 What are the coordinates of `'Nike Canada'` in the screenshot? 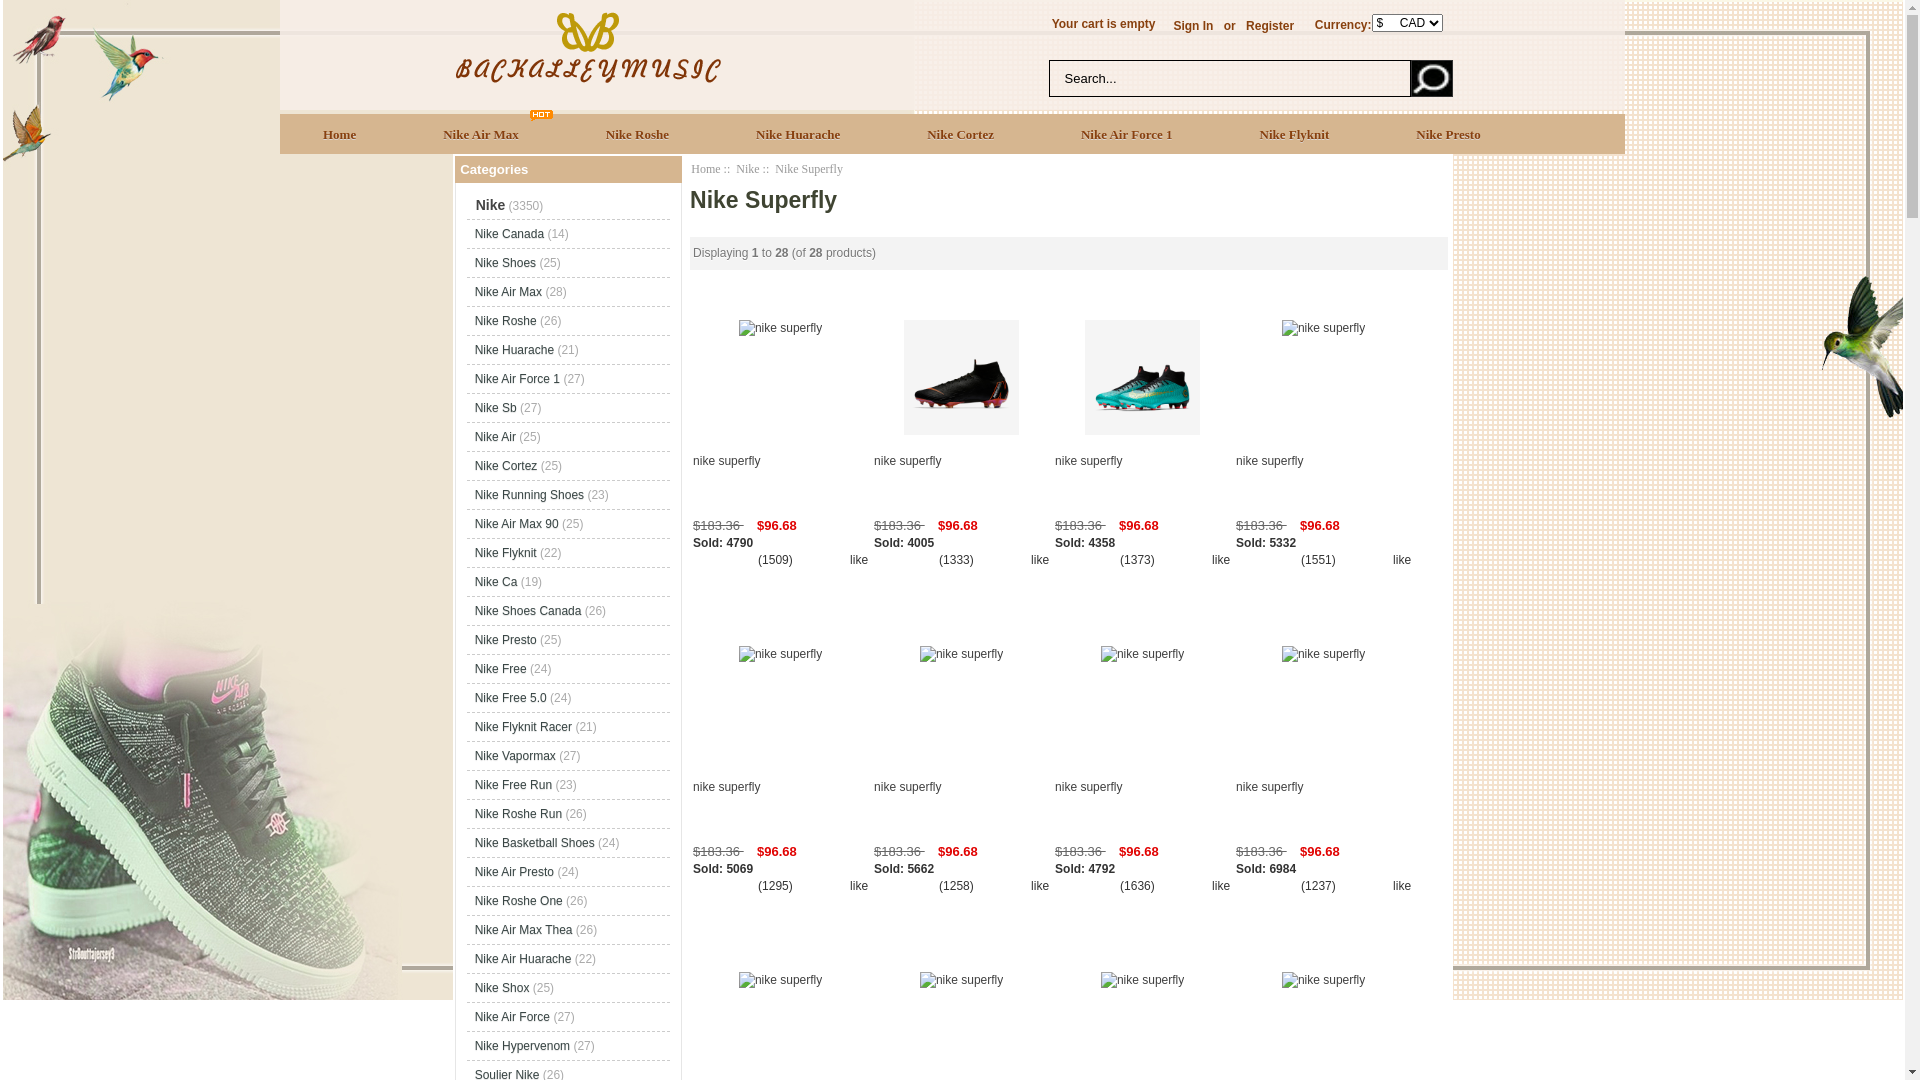 It's located at (509, 233).